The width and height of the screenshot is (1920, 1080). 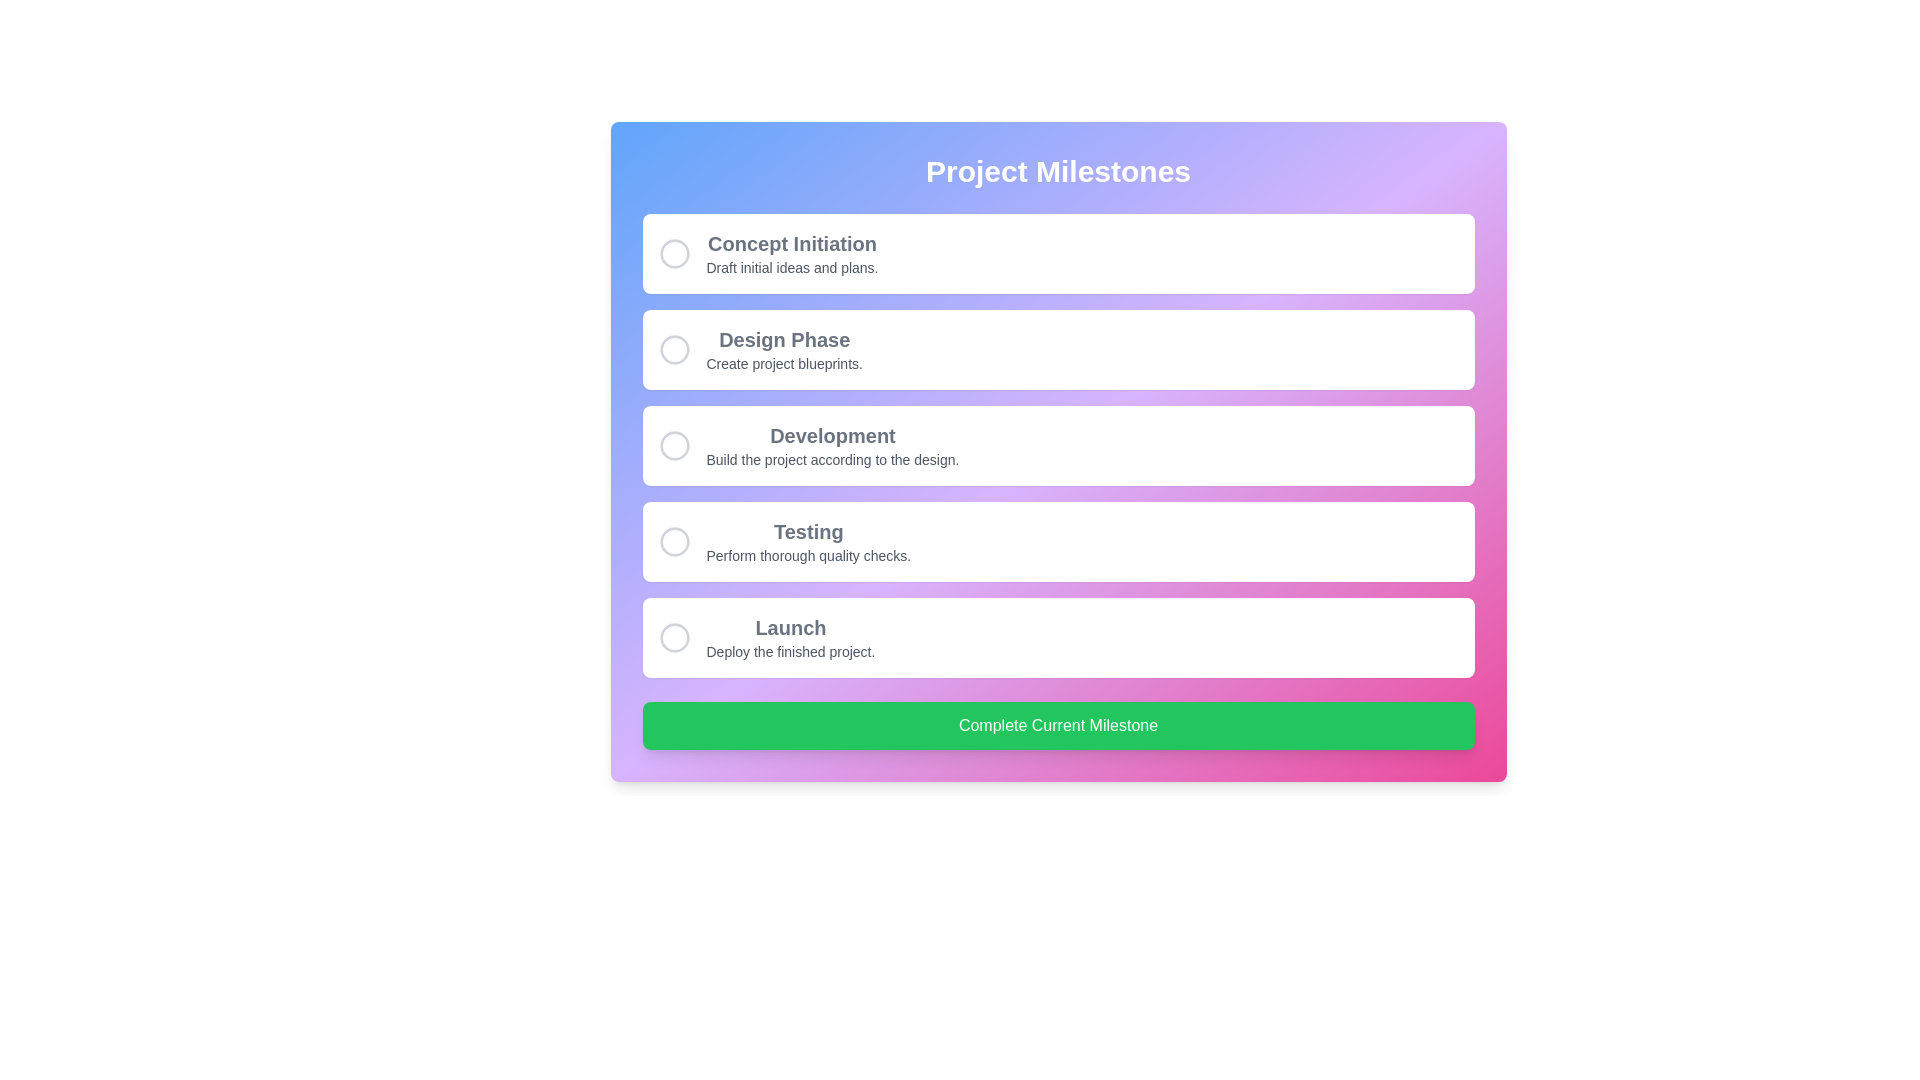 I want to click on text label displaying 'Concept Initiation' which is a large, bold, gray caption located at the top of the first milestone entry in the list, so click(x=791, y=242).